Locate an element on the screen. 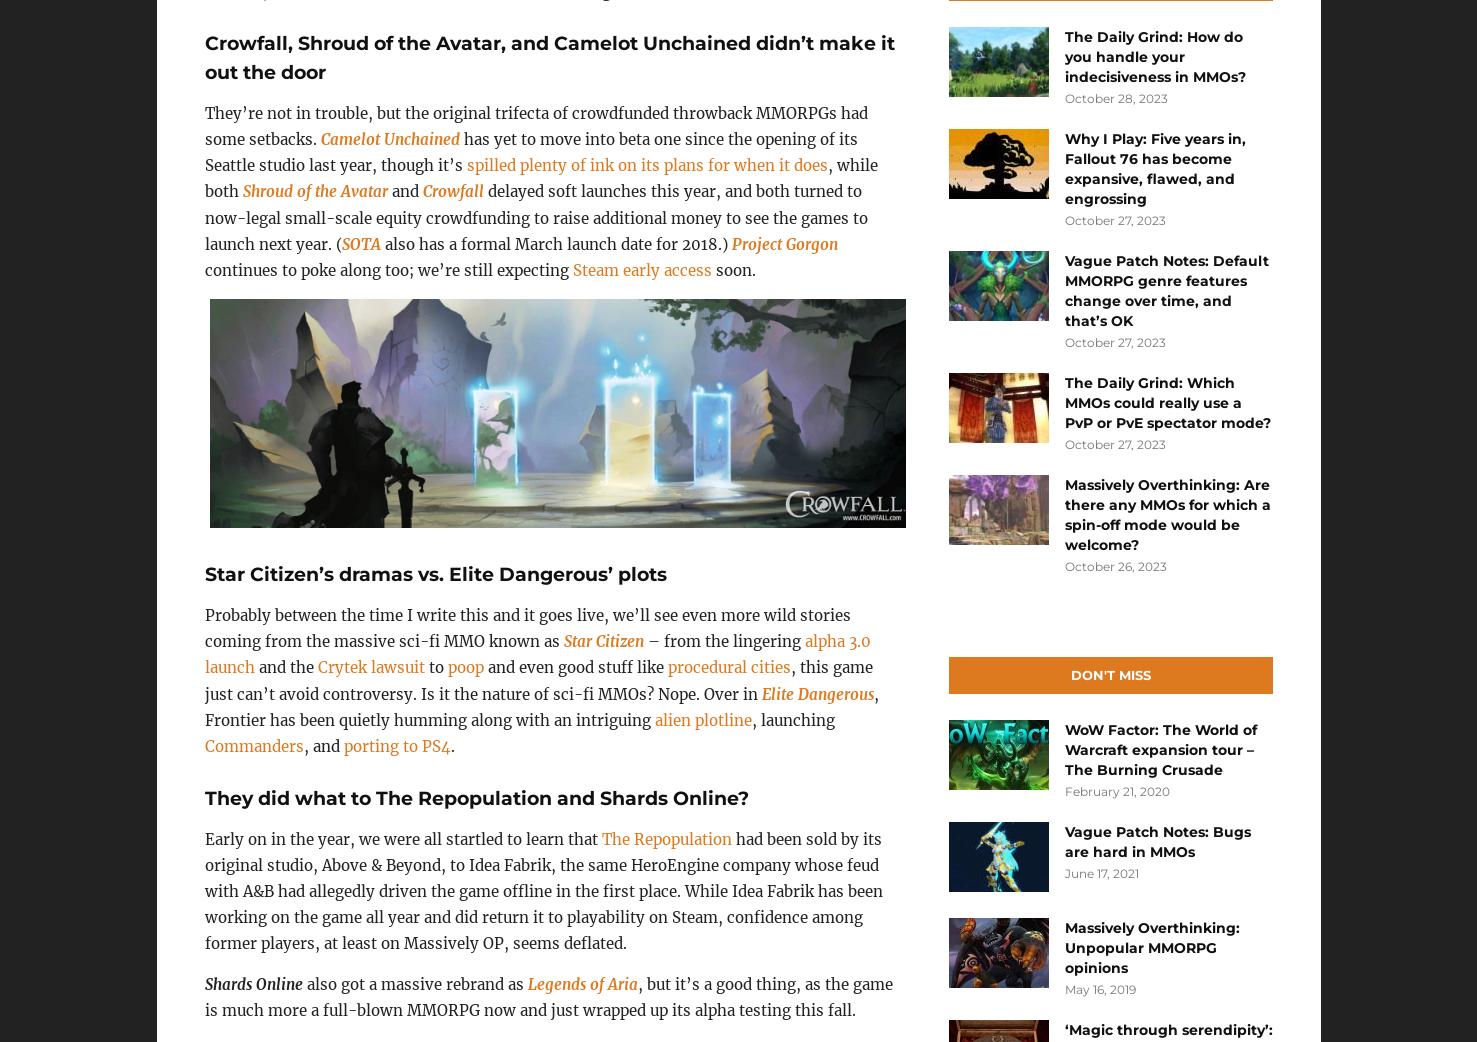 This screenshot has height=1042, width=1477. 'and even good stuff like' is located at coordinates (573, 667).